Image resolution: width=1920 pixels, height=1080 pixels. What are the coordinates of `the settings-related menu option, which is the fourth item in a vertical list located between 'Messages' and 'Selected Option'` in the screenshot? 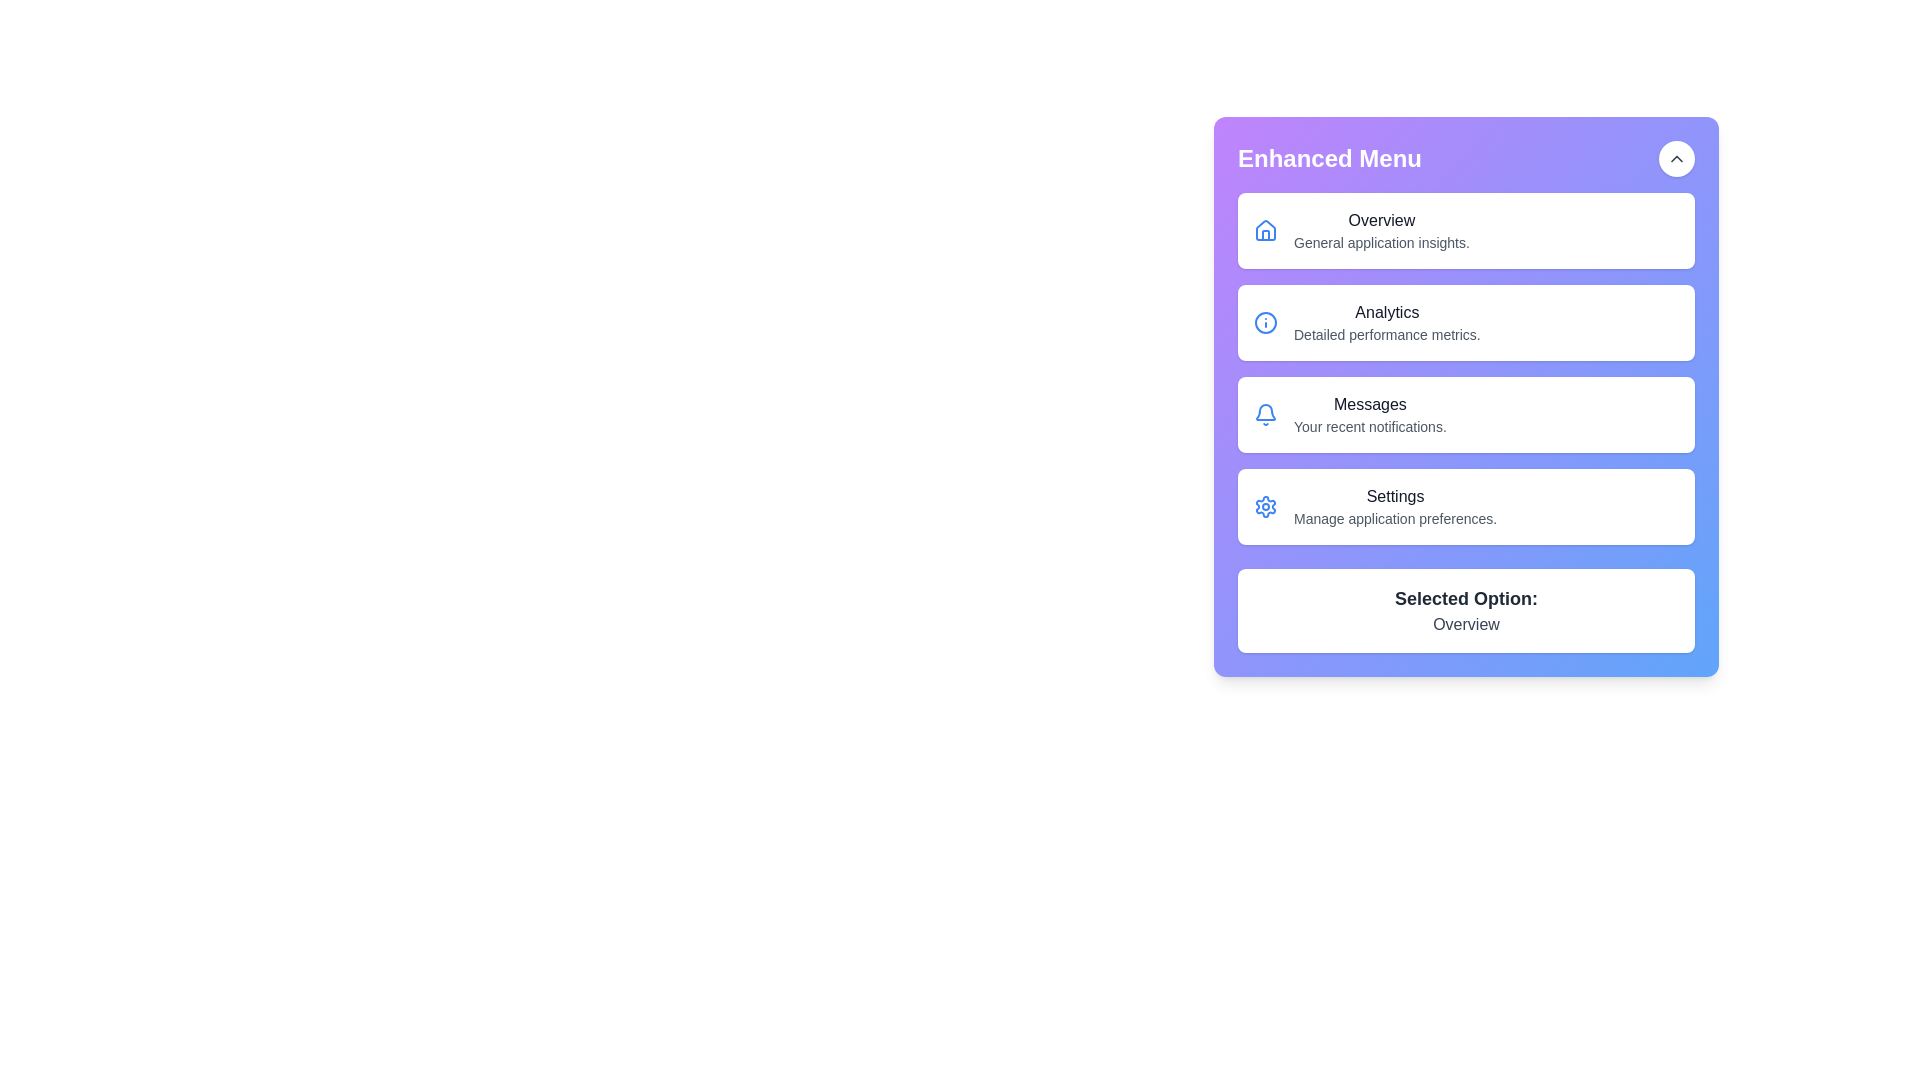 It's located at (1466, 505).